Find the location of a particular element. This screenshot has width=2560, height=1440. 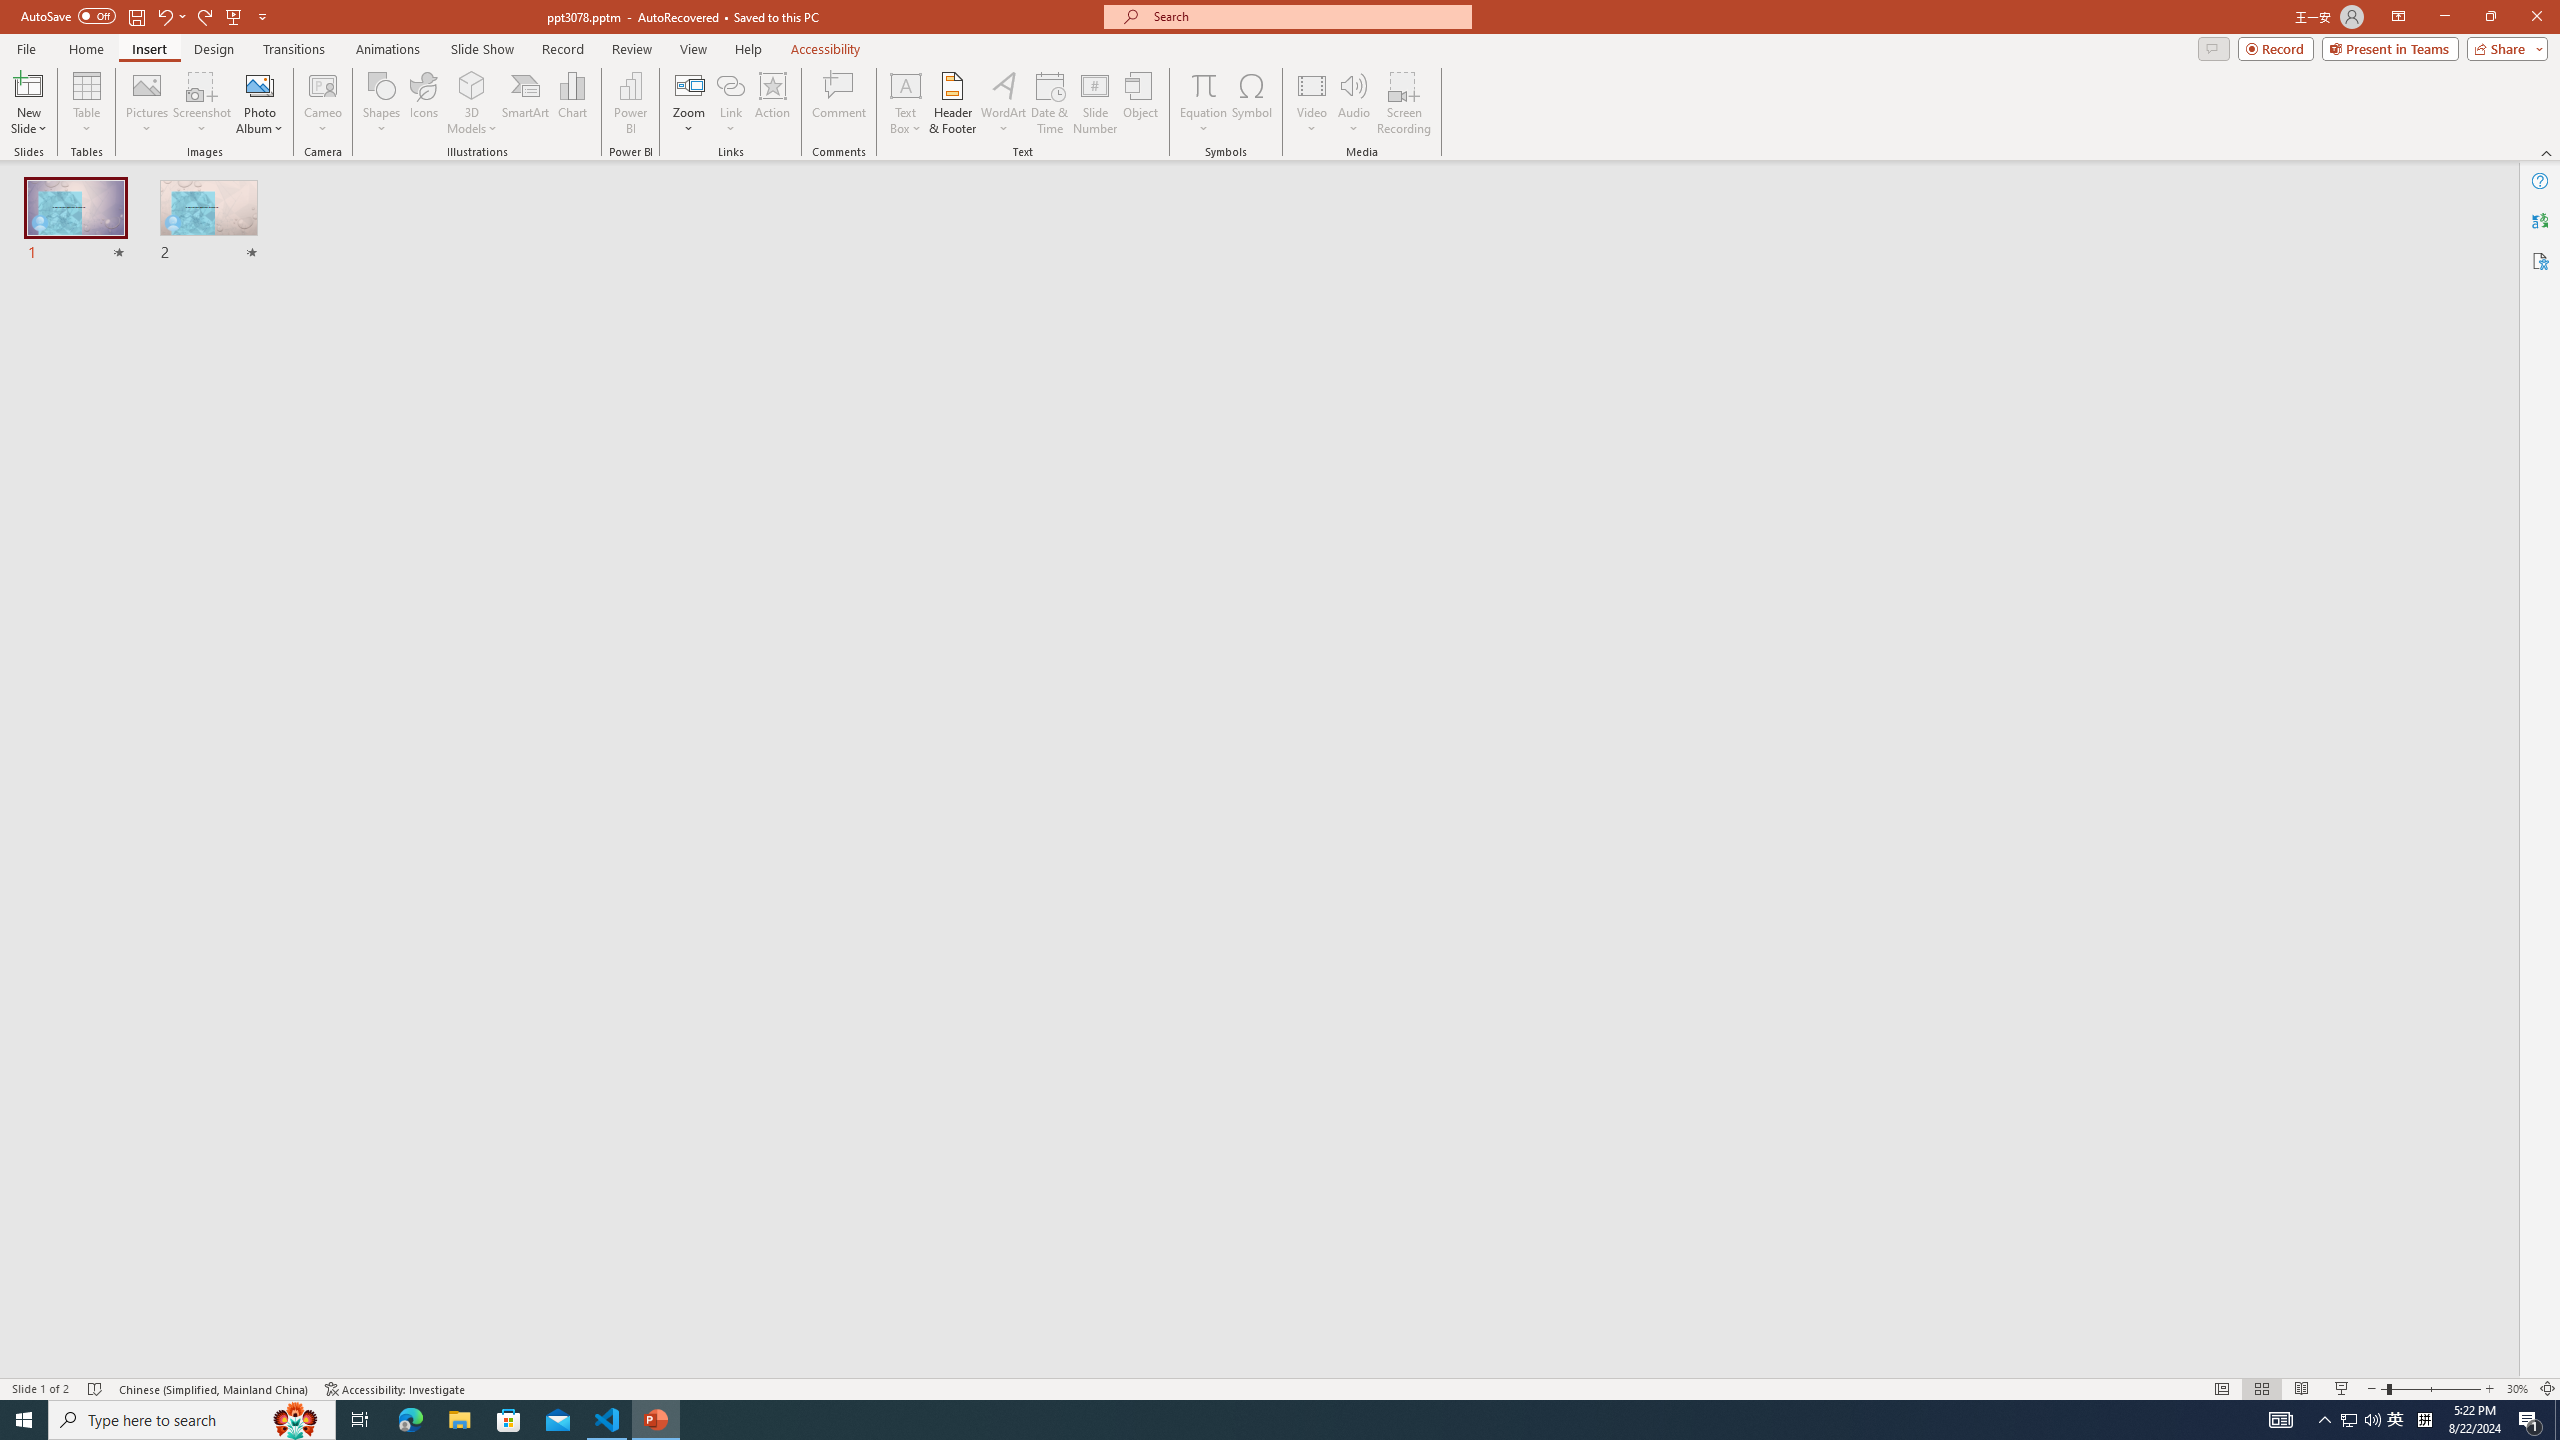

'Object...' is located at coordinates (1141, 103).